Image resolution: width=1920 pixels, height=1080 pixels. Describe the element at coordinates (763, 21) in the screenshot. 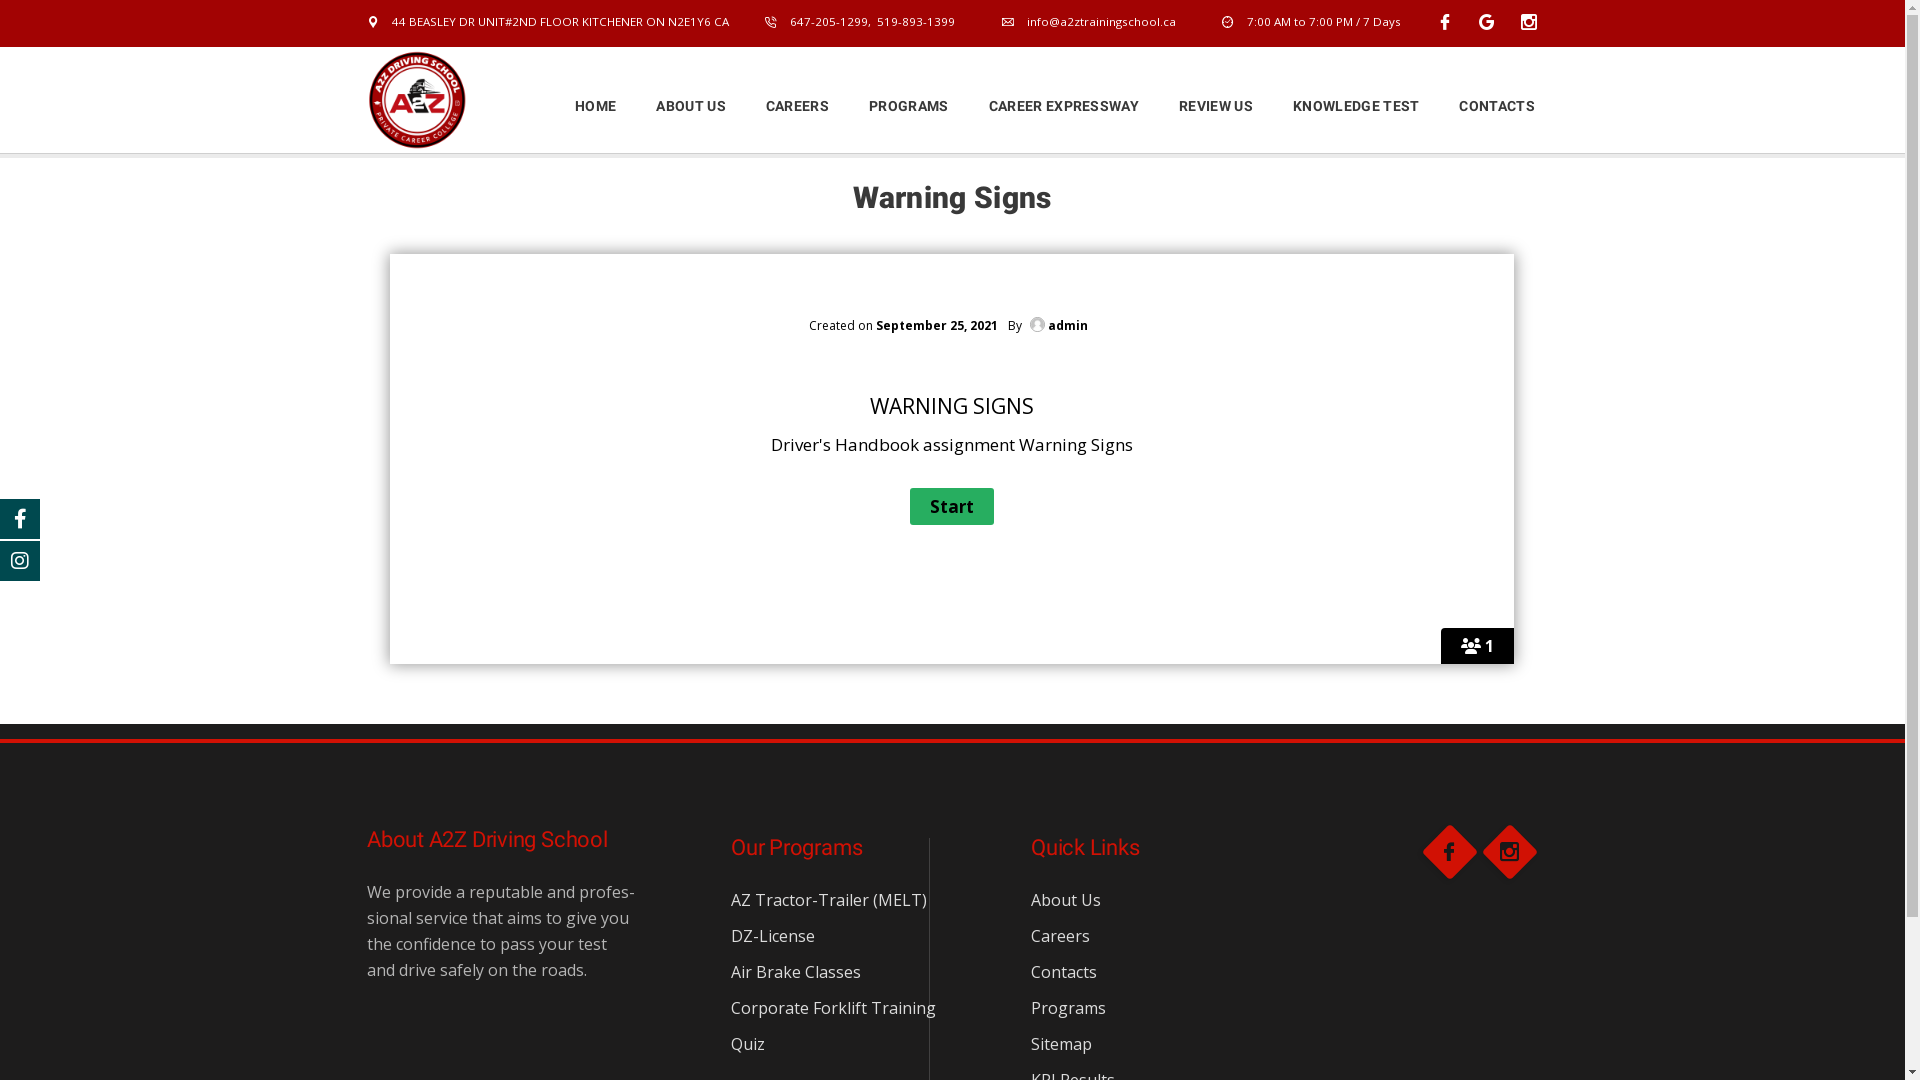

I see `'647-205-1299,  519-893-1399'` at that location.